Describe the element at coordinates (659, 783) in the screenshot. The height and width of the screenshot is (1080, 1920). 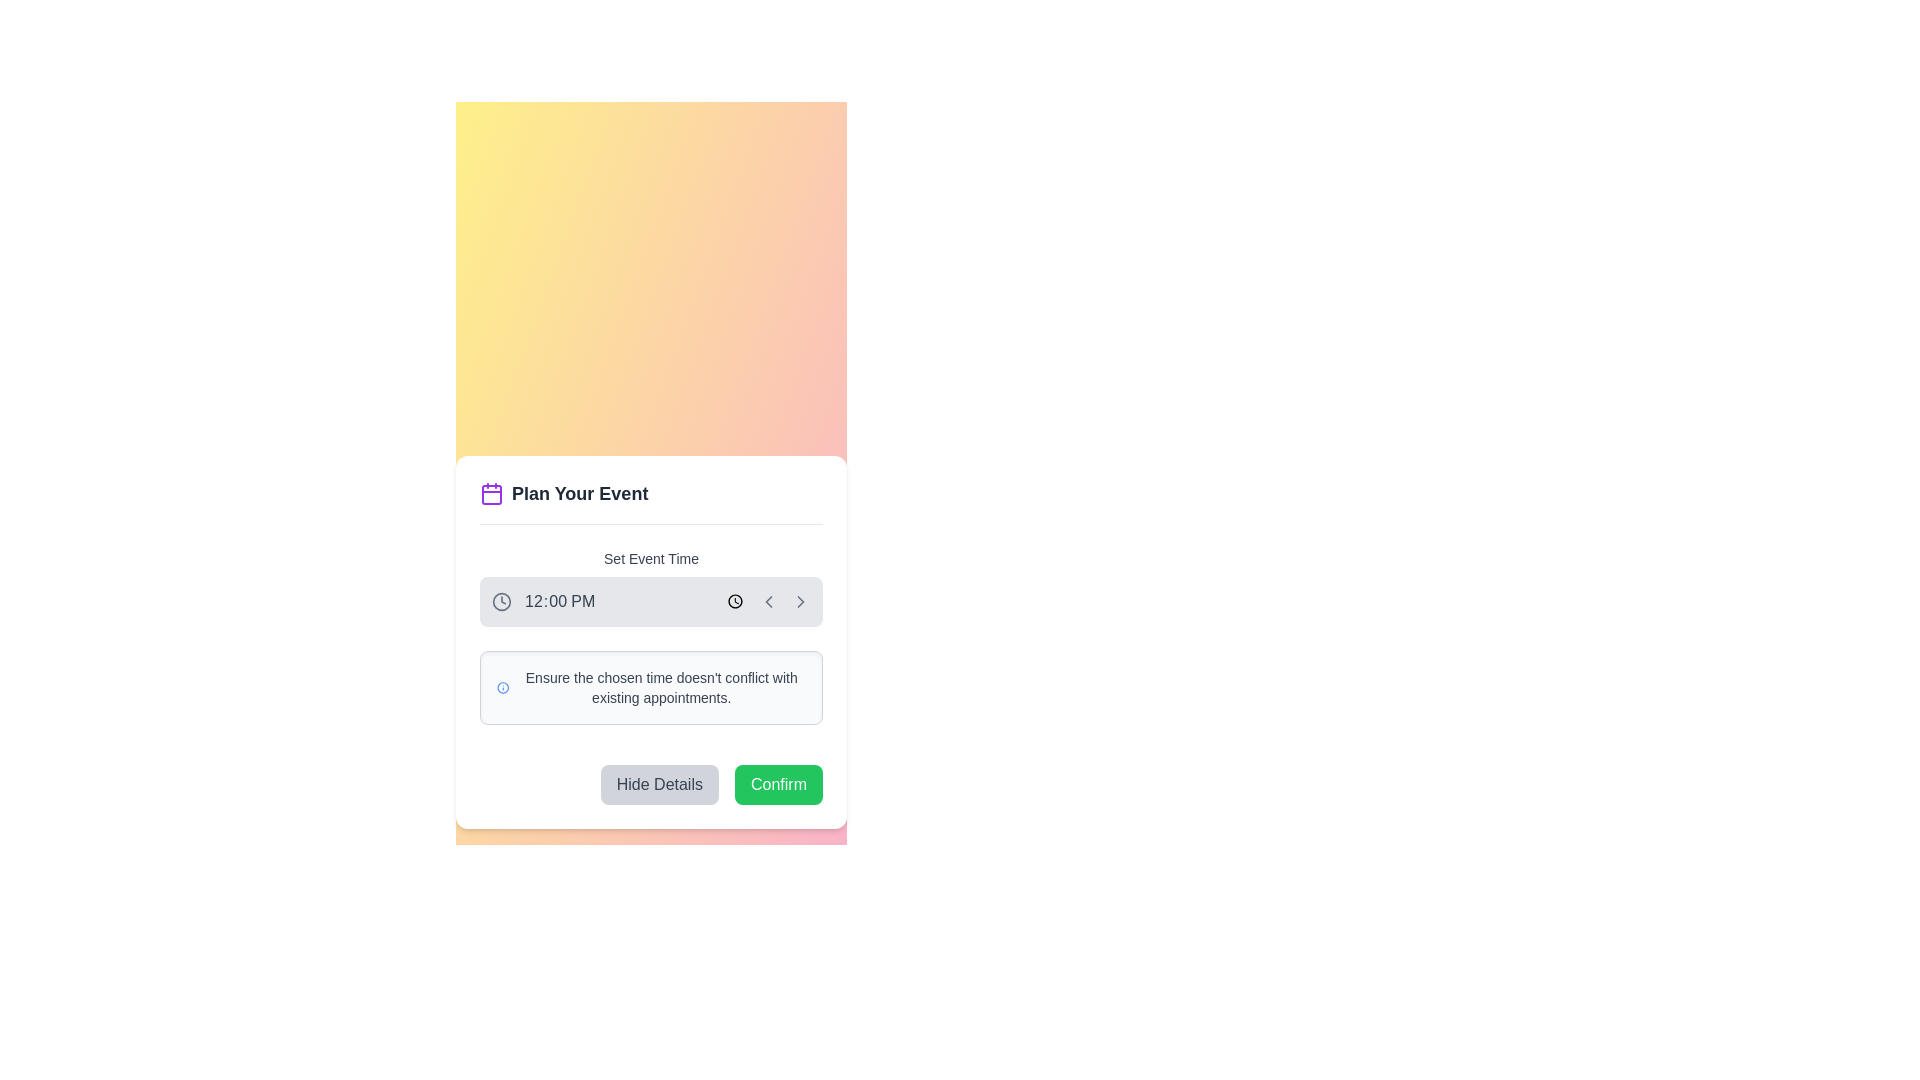
I see `the toggle button located at the bottom right of the card interface to observe style changes` at that location.